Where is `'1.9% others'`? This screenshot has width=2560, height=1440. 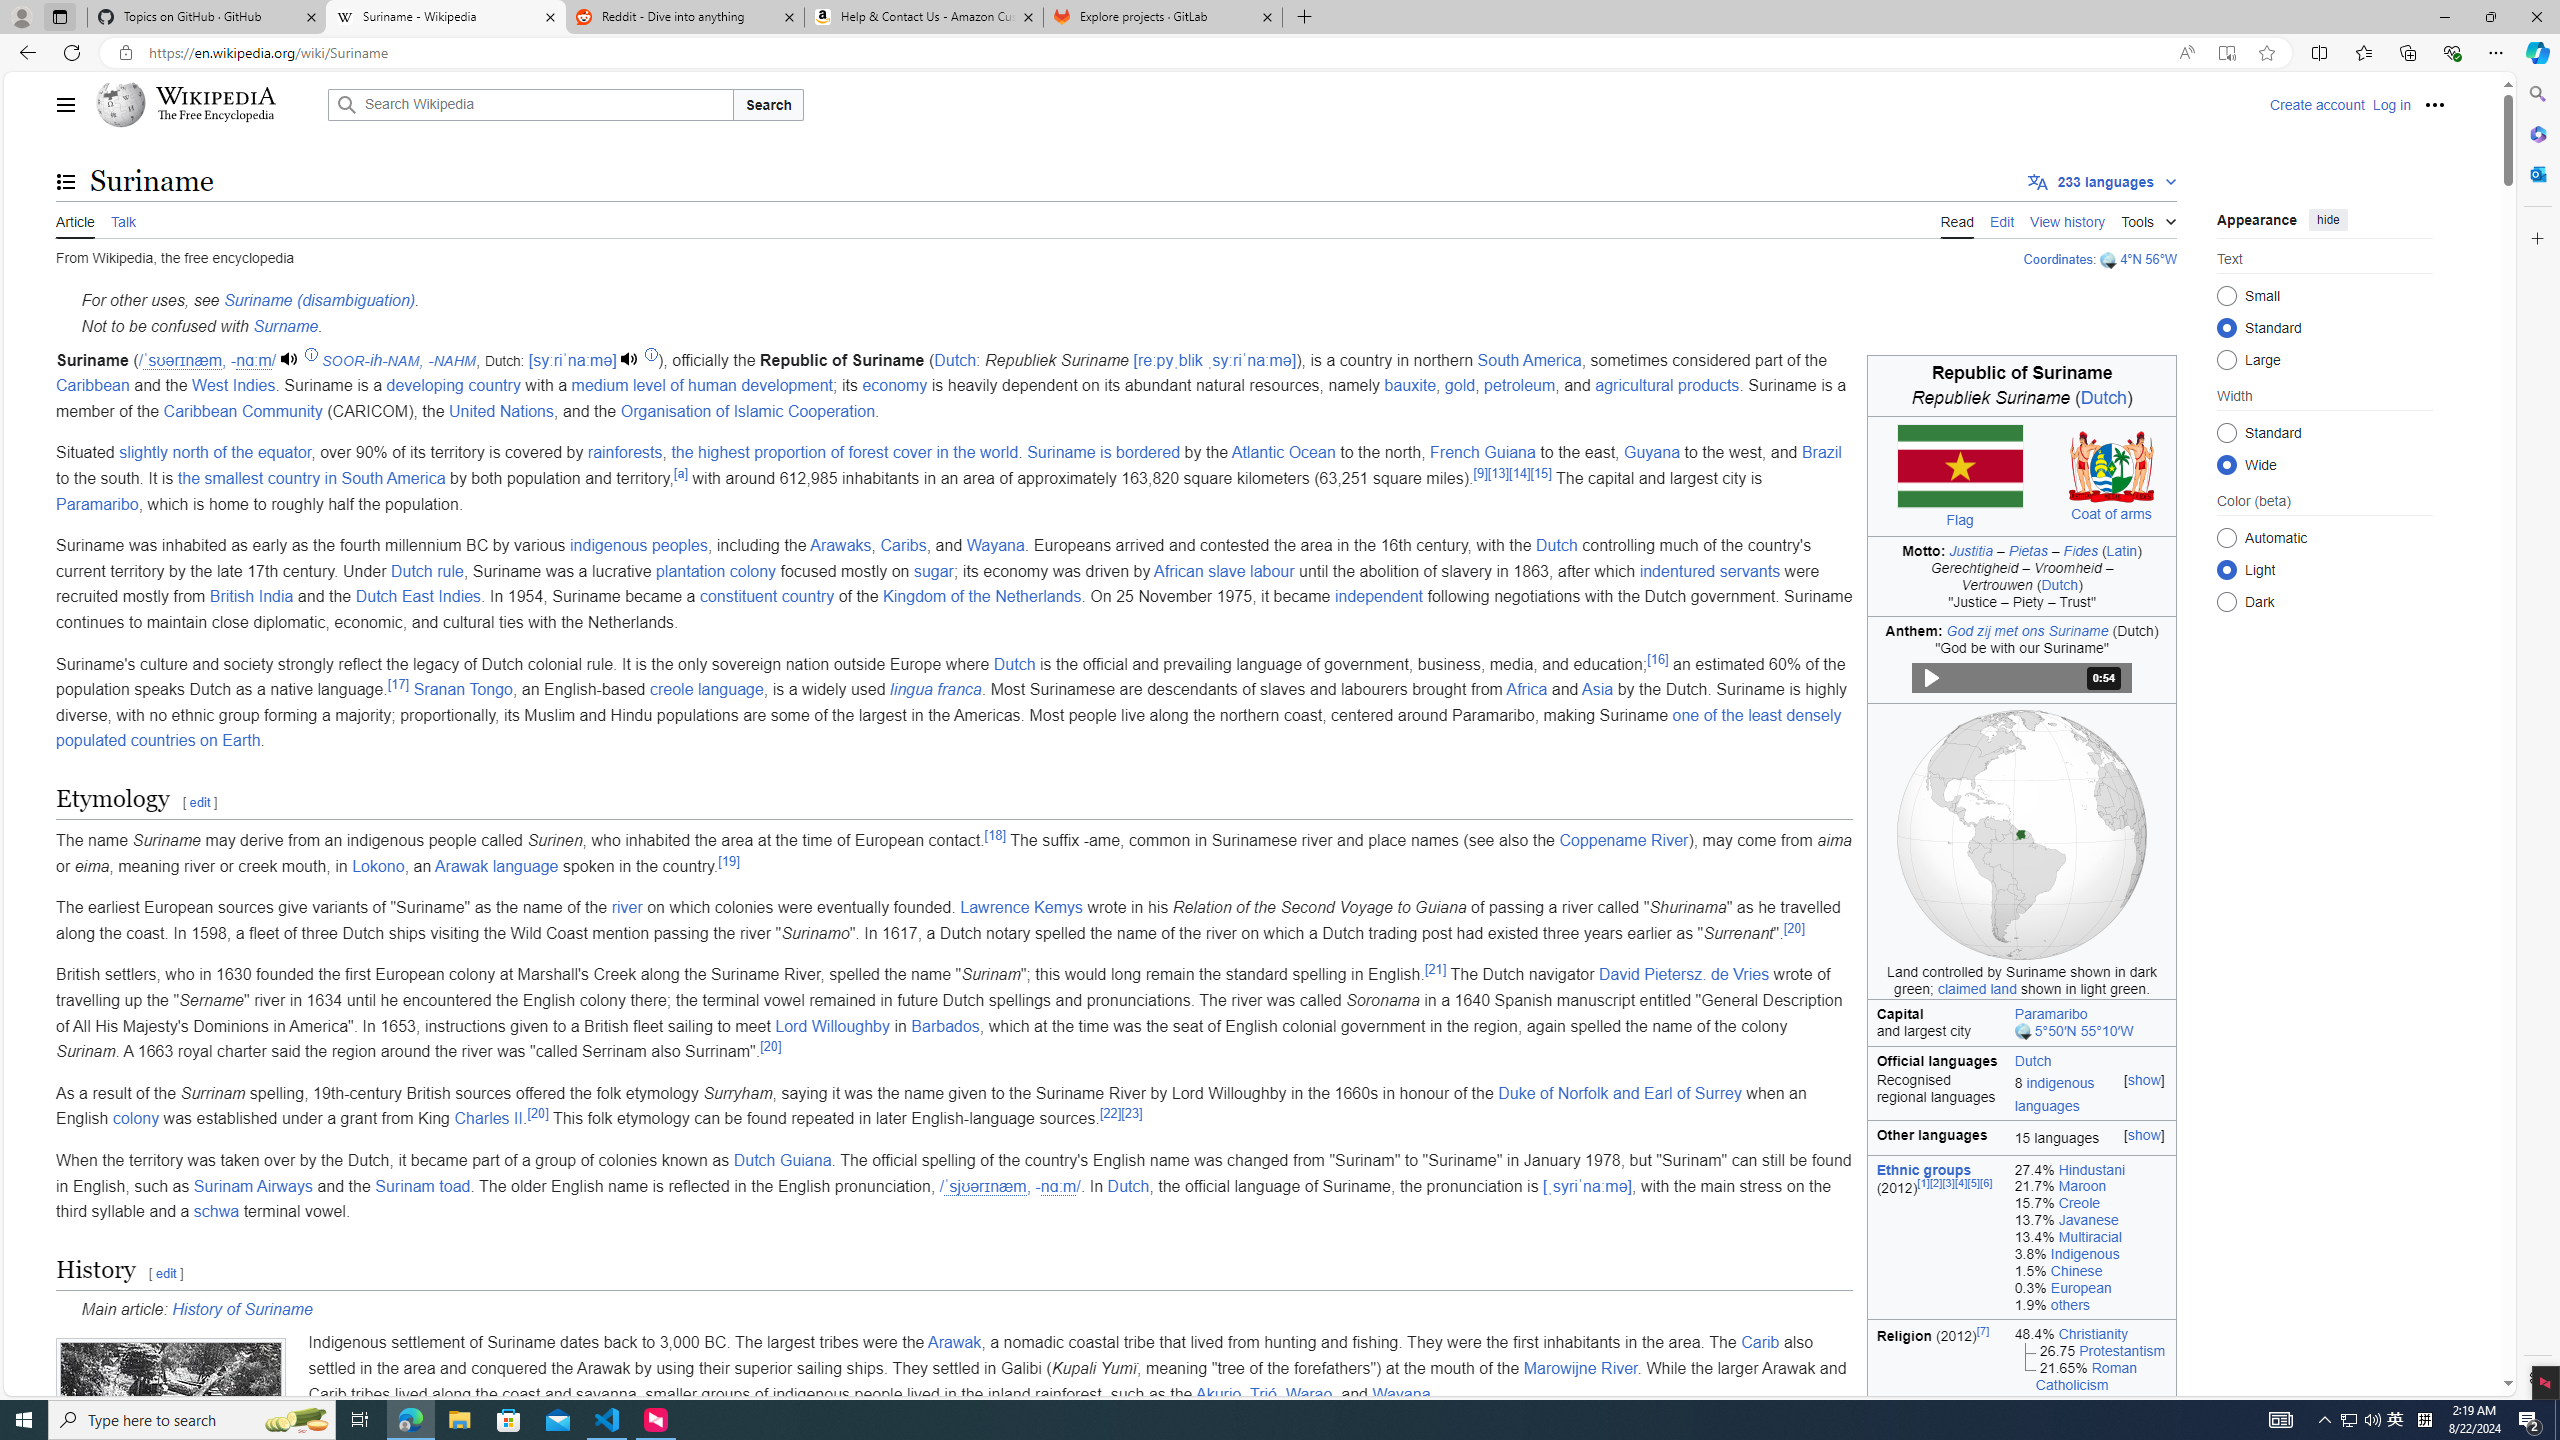
'1.9% others' is located at coordinates (2091, 1303).